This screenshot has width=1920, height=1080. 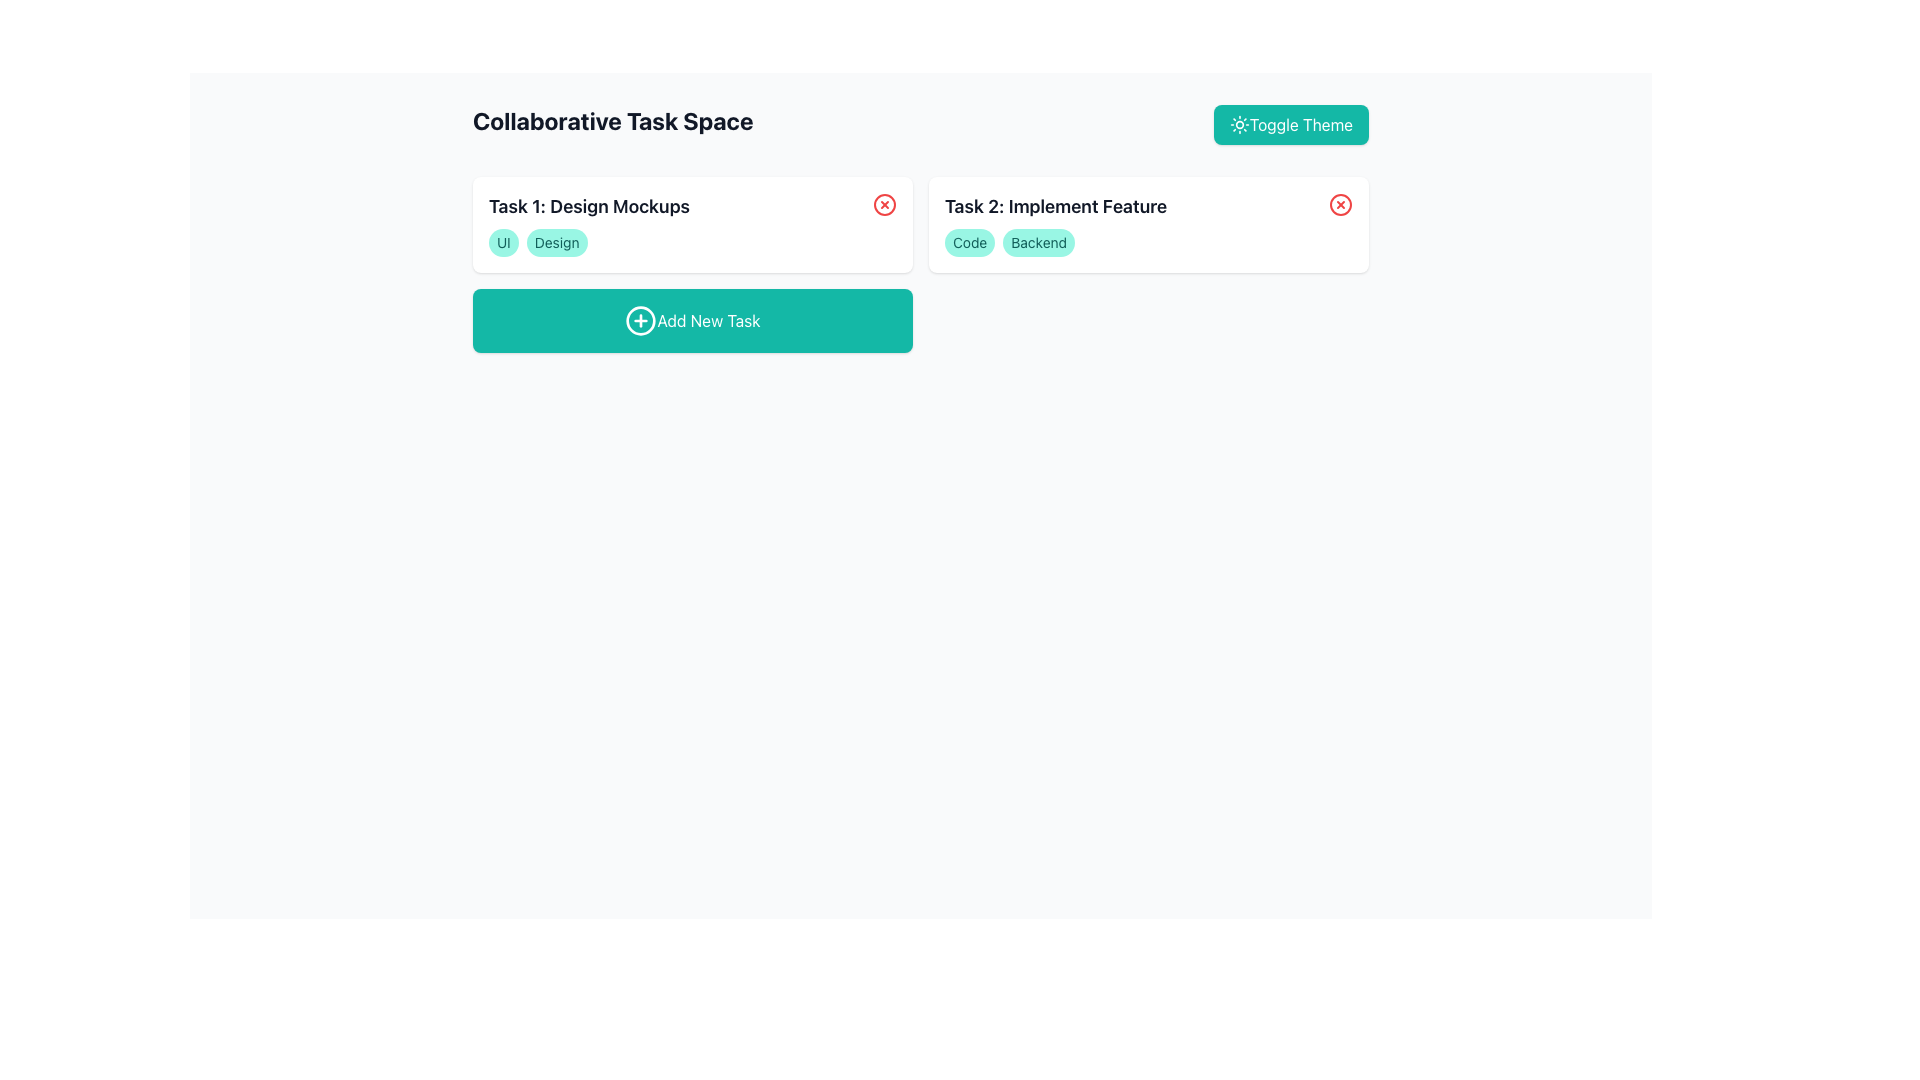 I want to click on the non-interactive label that categorizes the task in the card labeled 'Task 1: Design Mockups', which is the second item in a horizontal list of pill-shaped tags, positioned to the right of the 'UI' tag, so click(x=557, y=242).